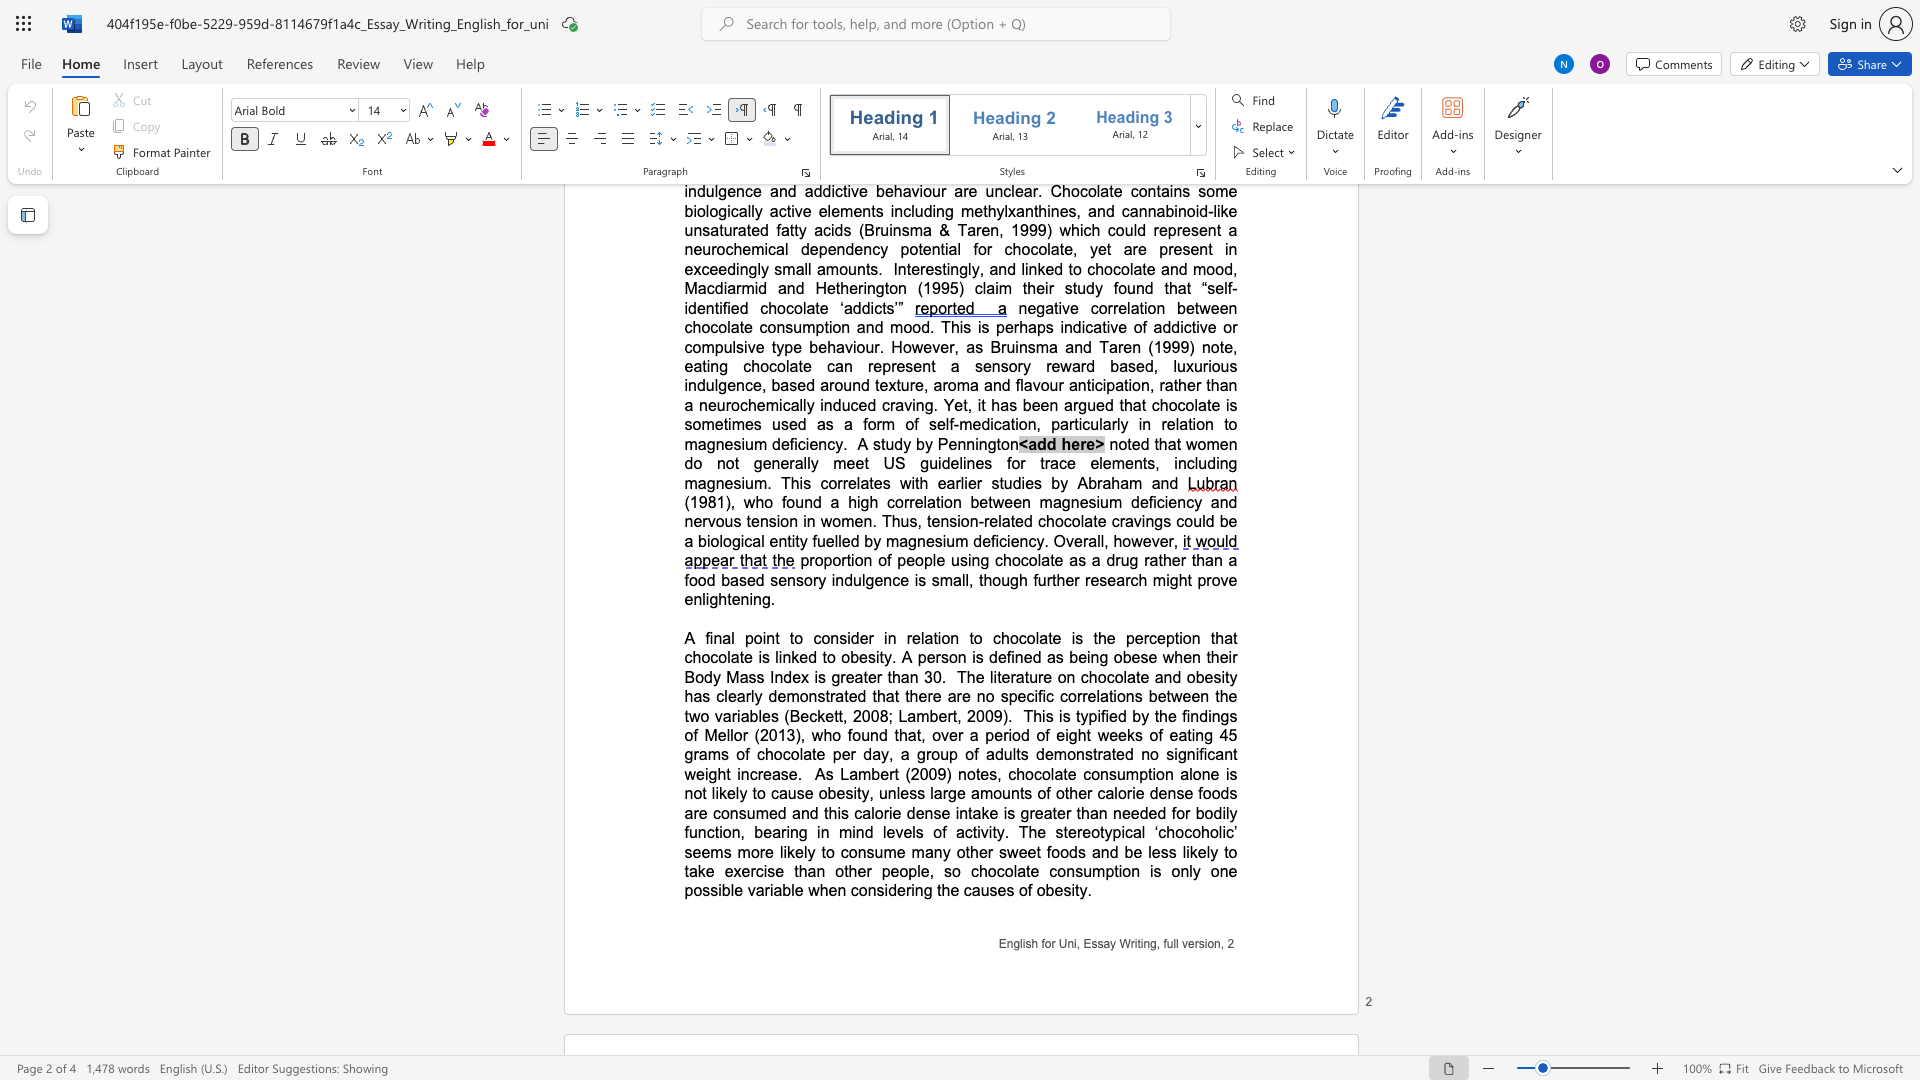 Image resolution: width=1920 pixels, height=1080 pixels. What do you see at coordinates (940, 638) in the screenshot?
I see `the subset text "on to" within the text "to consider in relation to chocolate is the"` at bounding box center [940, 638].